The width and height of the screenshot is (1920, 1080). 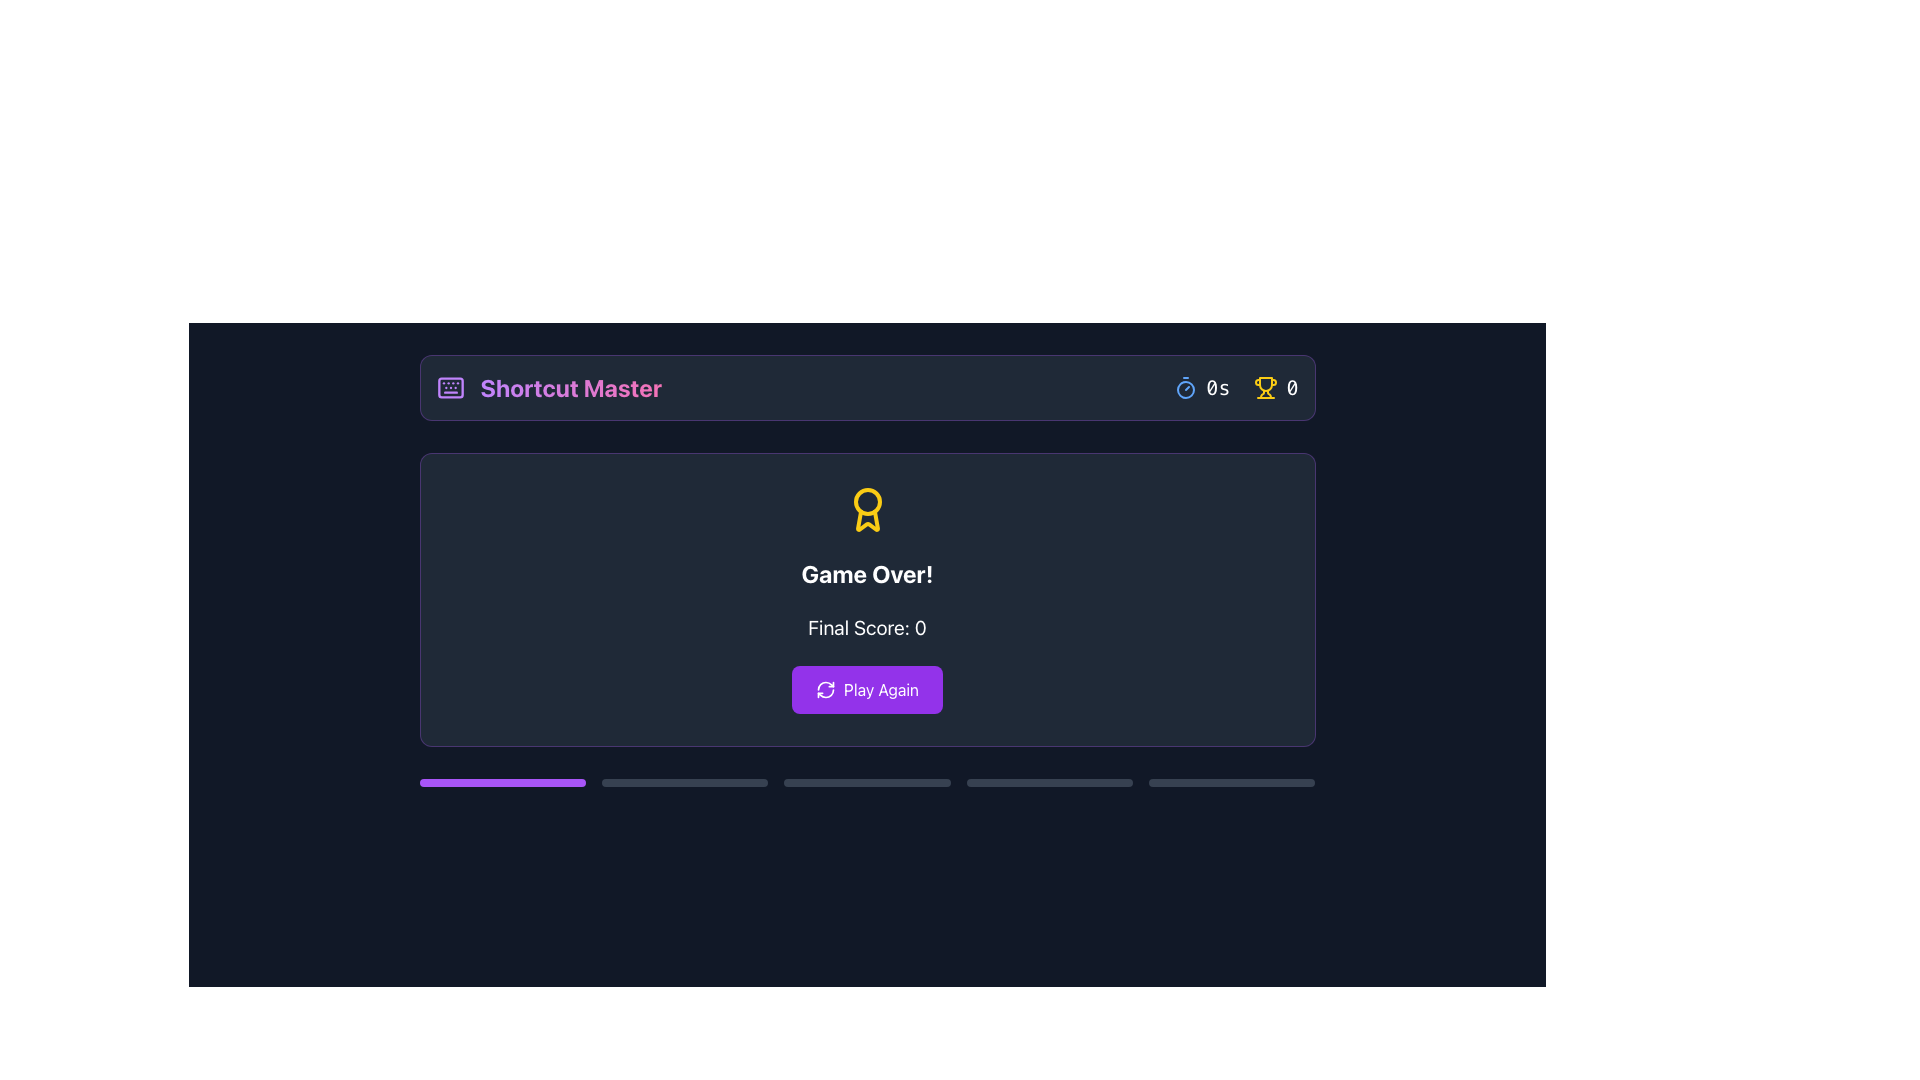 I want to click on tooltips of the icons displayed in the status display component located in the top-right section of the application's header, adjacent to the 'Shortcut Master' label, so click(x=1235, y=388).